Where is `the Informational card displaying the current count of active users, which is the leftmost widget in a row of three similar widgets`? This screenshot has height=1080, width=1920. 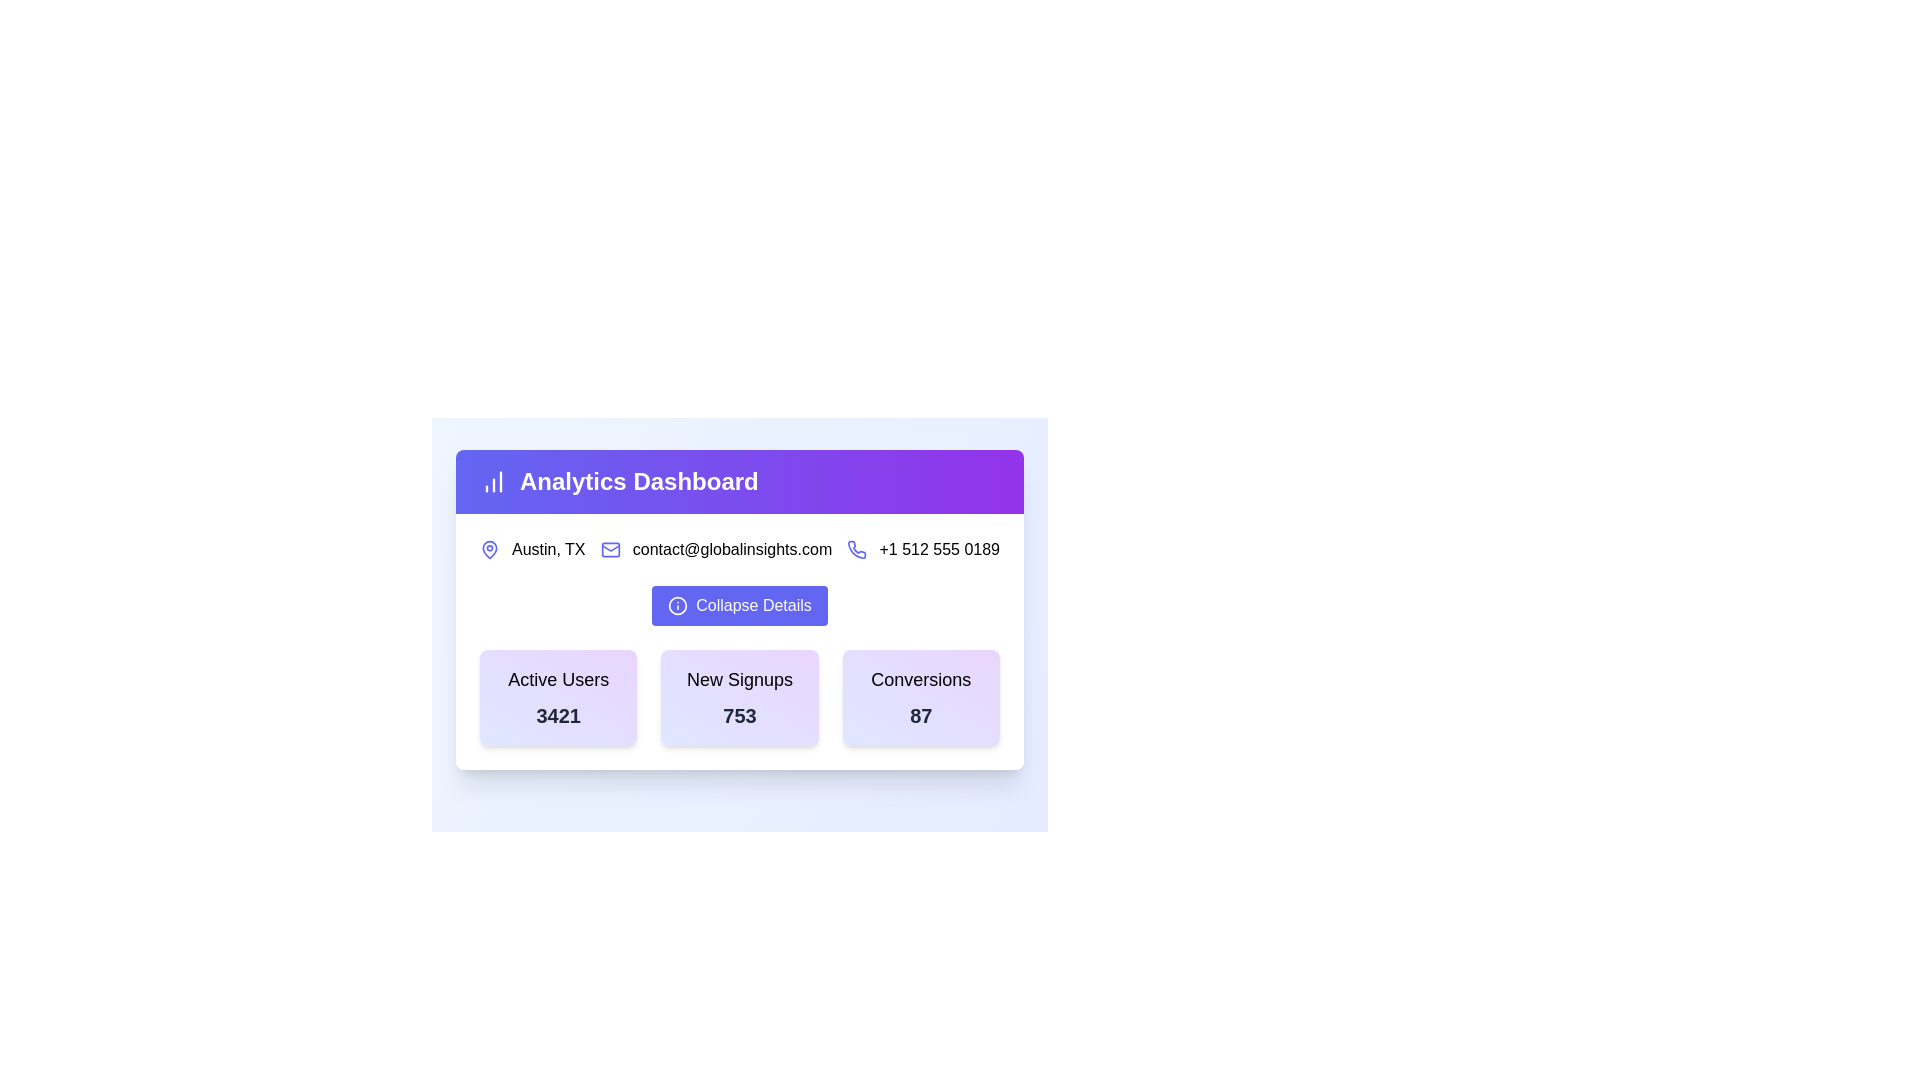 the Informational card displaying the current count of active users, which is the leftmost widget in a row of three similar widgets is located at coordinates (558, 697).